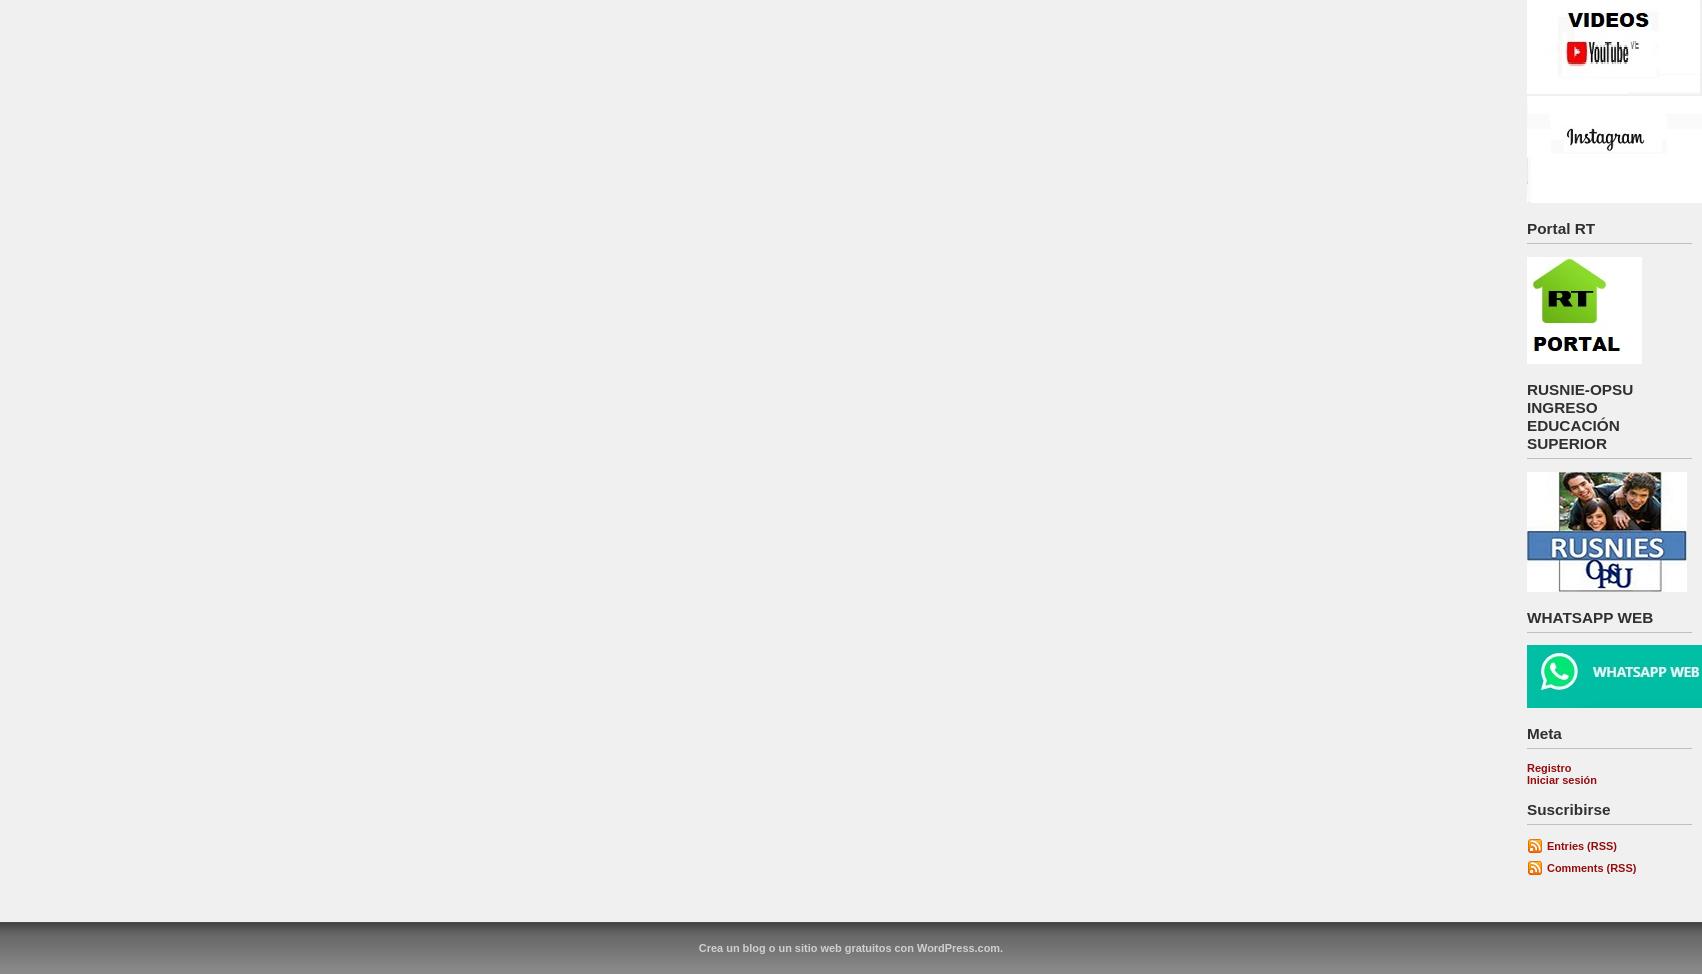 The height and width of the screenshot is (974, 1702). I want to click on 'Comments (RSS)', so click(1590, 866).